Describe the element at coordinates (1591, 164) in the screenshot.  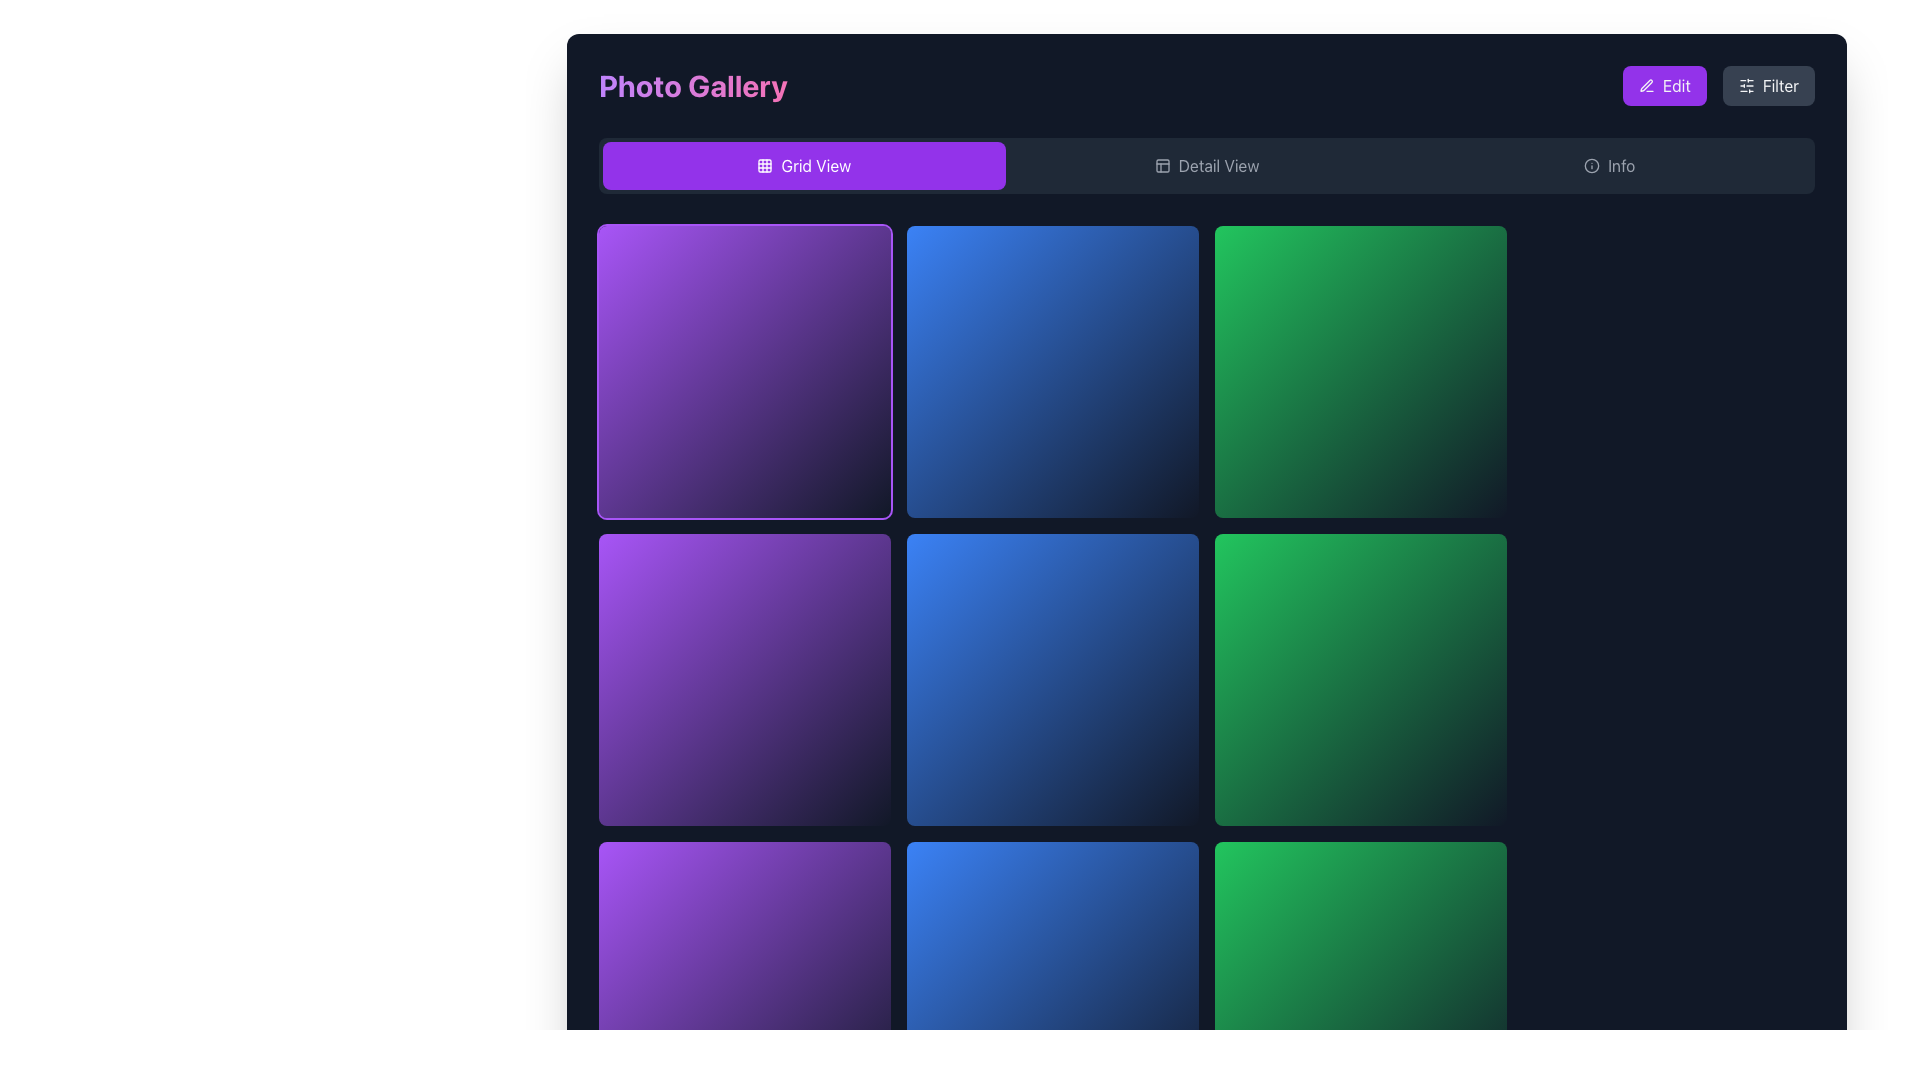
I see `the SVG-based icon to the left of the 'Info' text in the upper-right corner` at that location.